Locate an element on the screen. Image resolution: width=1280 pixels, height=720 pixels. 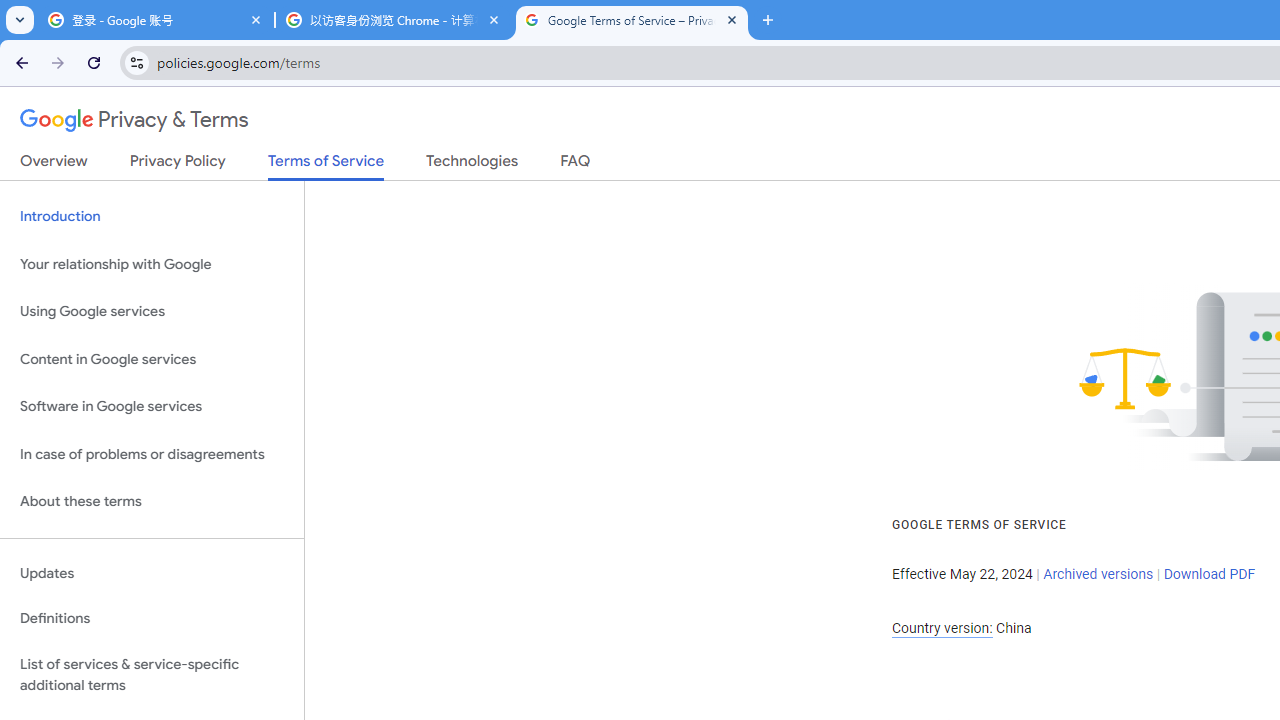
'Country version:' is located at coordinates (941, 627).